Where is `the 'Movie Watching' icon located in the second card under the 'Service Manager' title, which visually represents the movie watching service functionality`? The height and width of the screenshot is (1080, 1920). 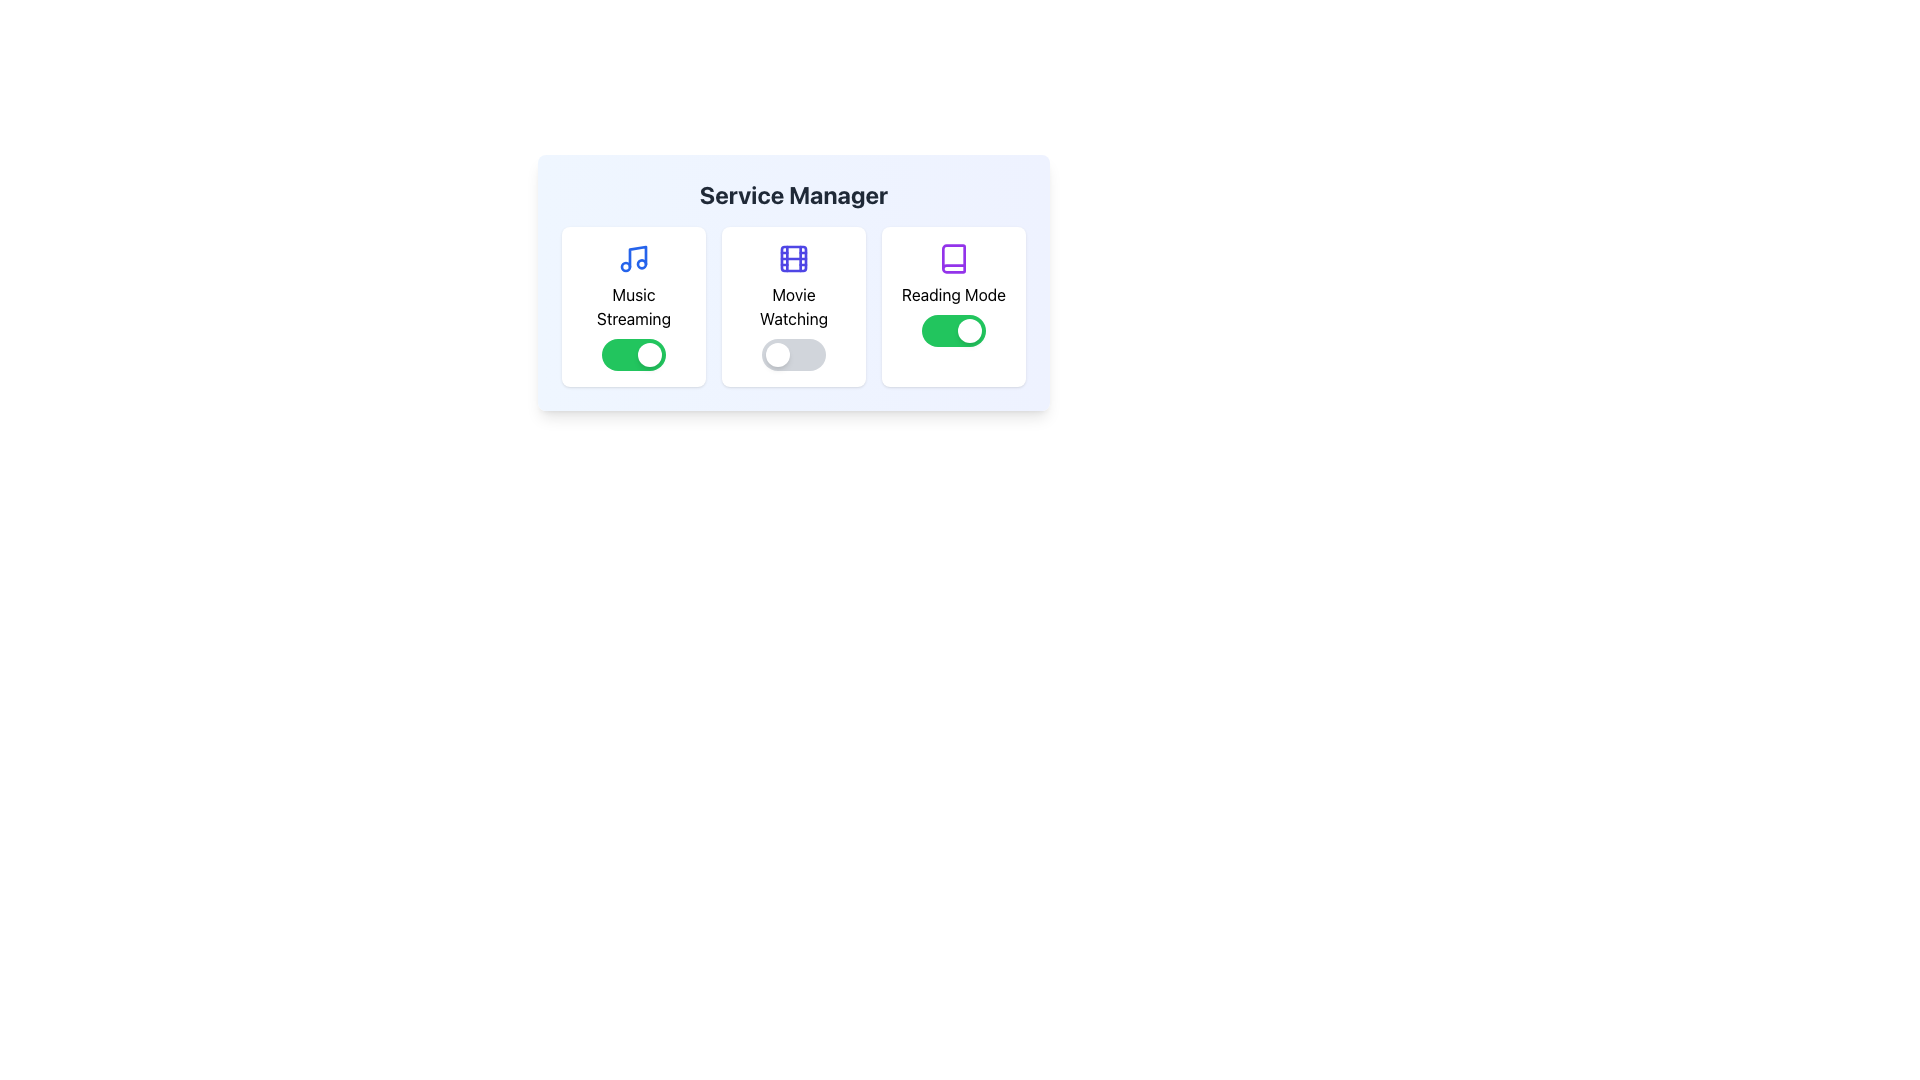 the 'Movie Watching' icon located in the second card under the 'Service Manager' title, which visually represents the movie watching service functionality is located at coordinates (792, 257).